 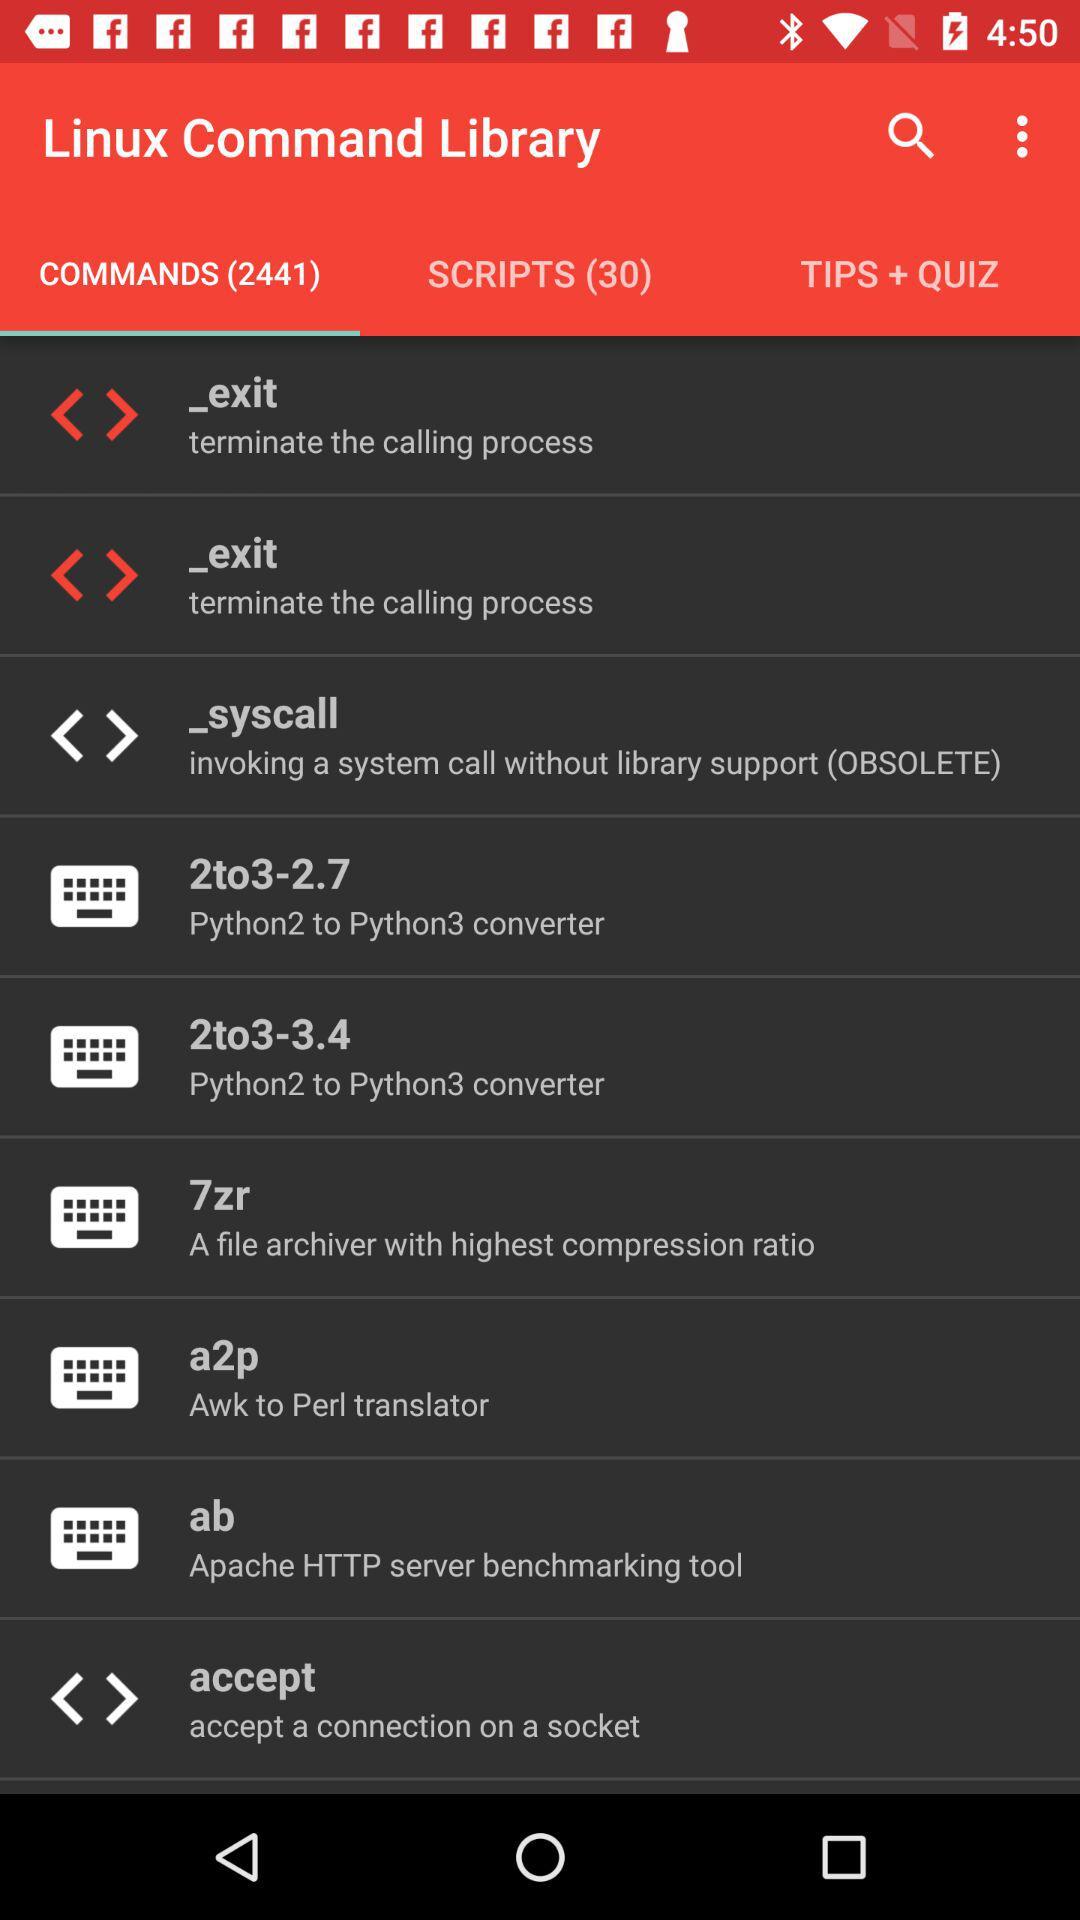 I want to click on icon above 2to3-2.7 item, so click(x=594, y=760).